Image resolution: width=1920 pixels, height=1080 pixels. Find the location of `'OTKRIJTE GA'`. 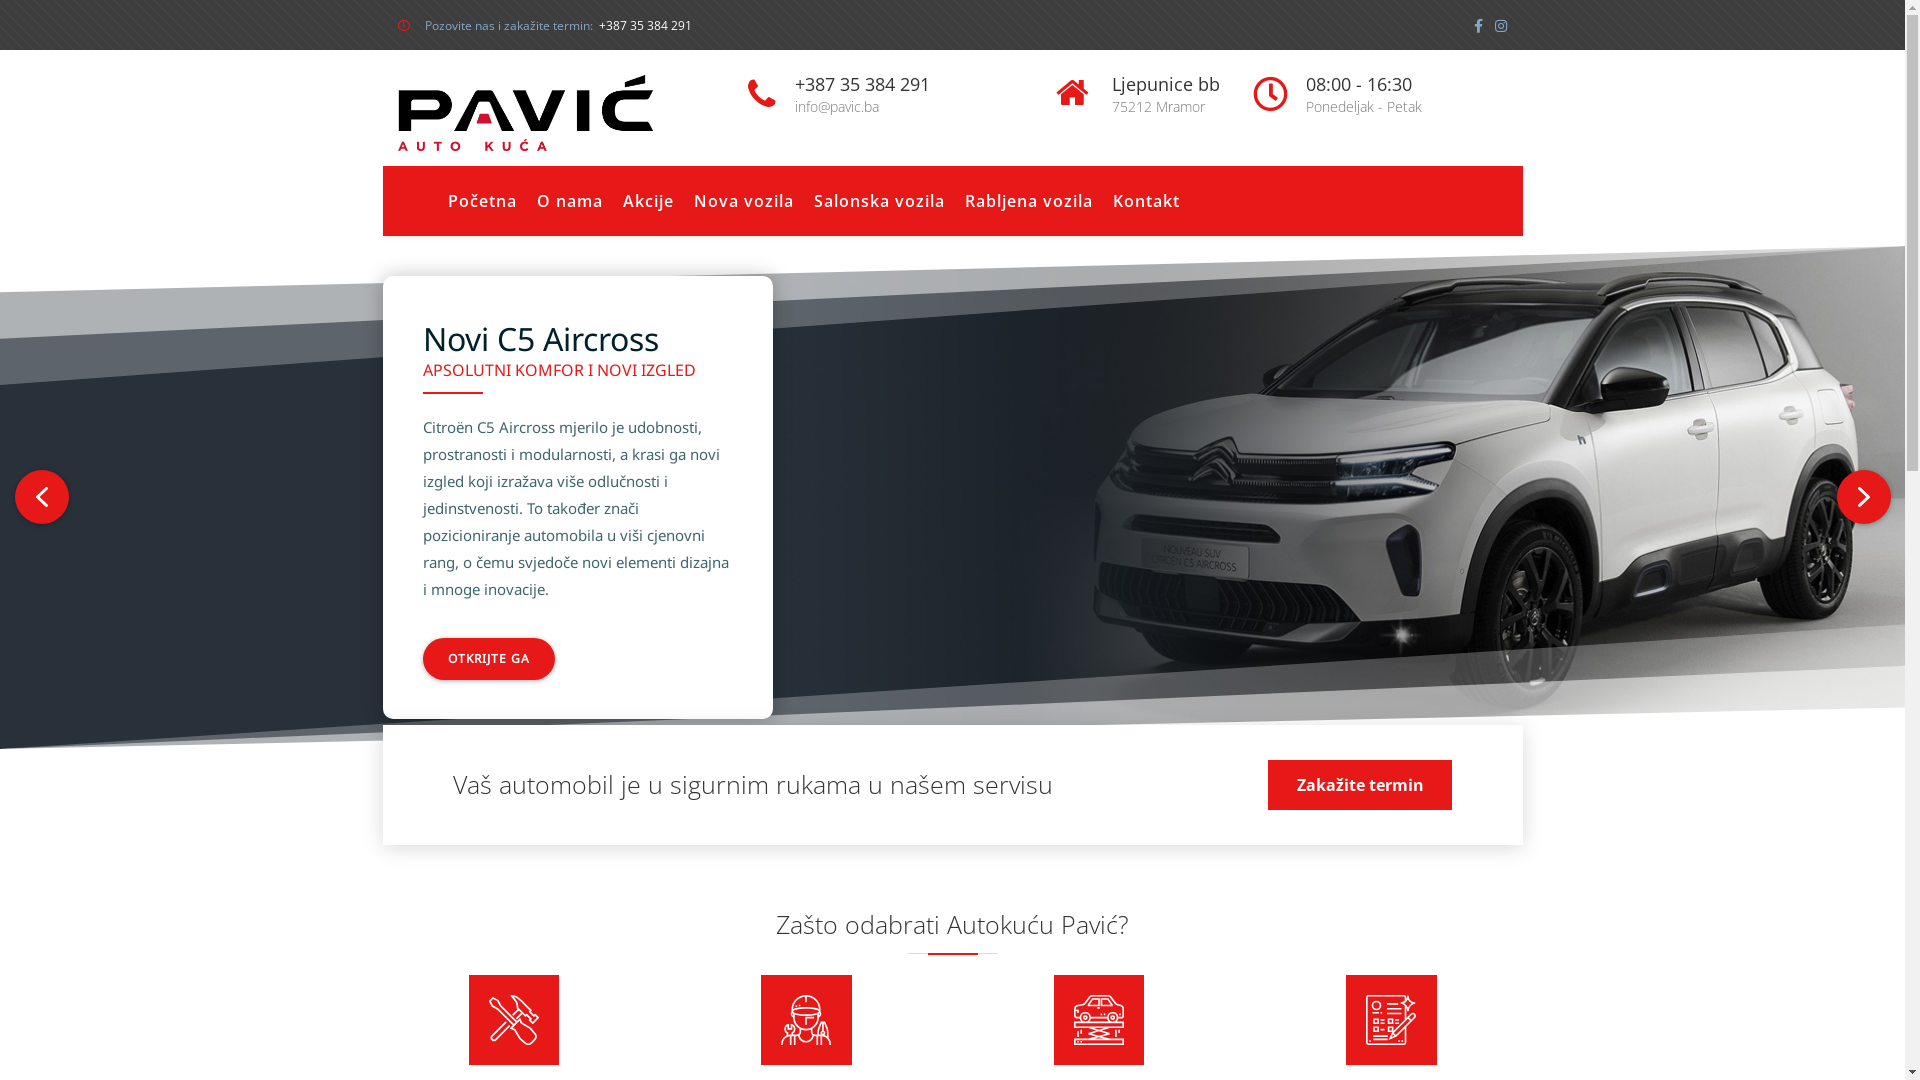

'OTKRIJTE GA' is located at coordinates (488, 659).